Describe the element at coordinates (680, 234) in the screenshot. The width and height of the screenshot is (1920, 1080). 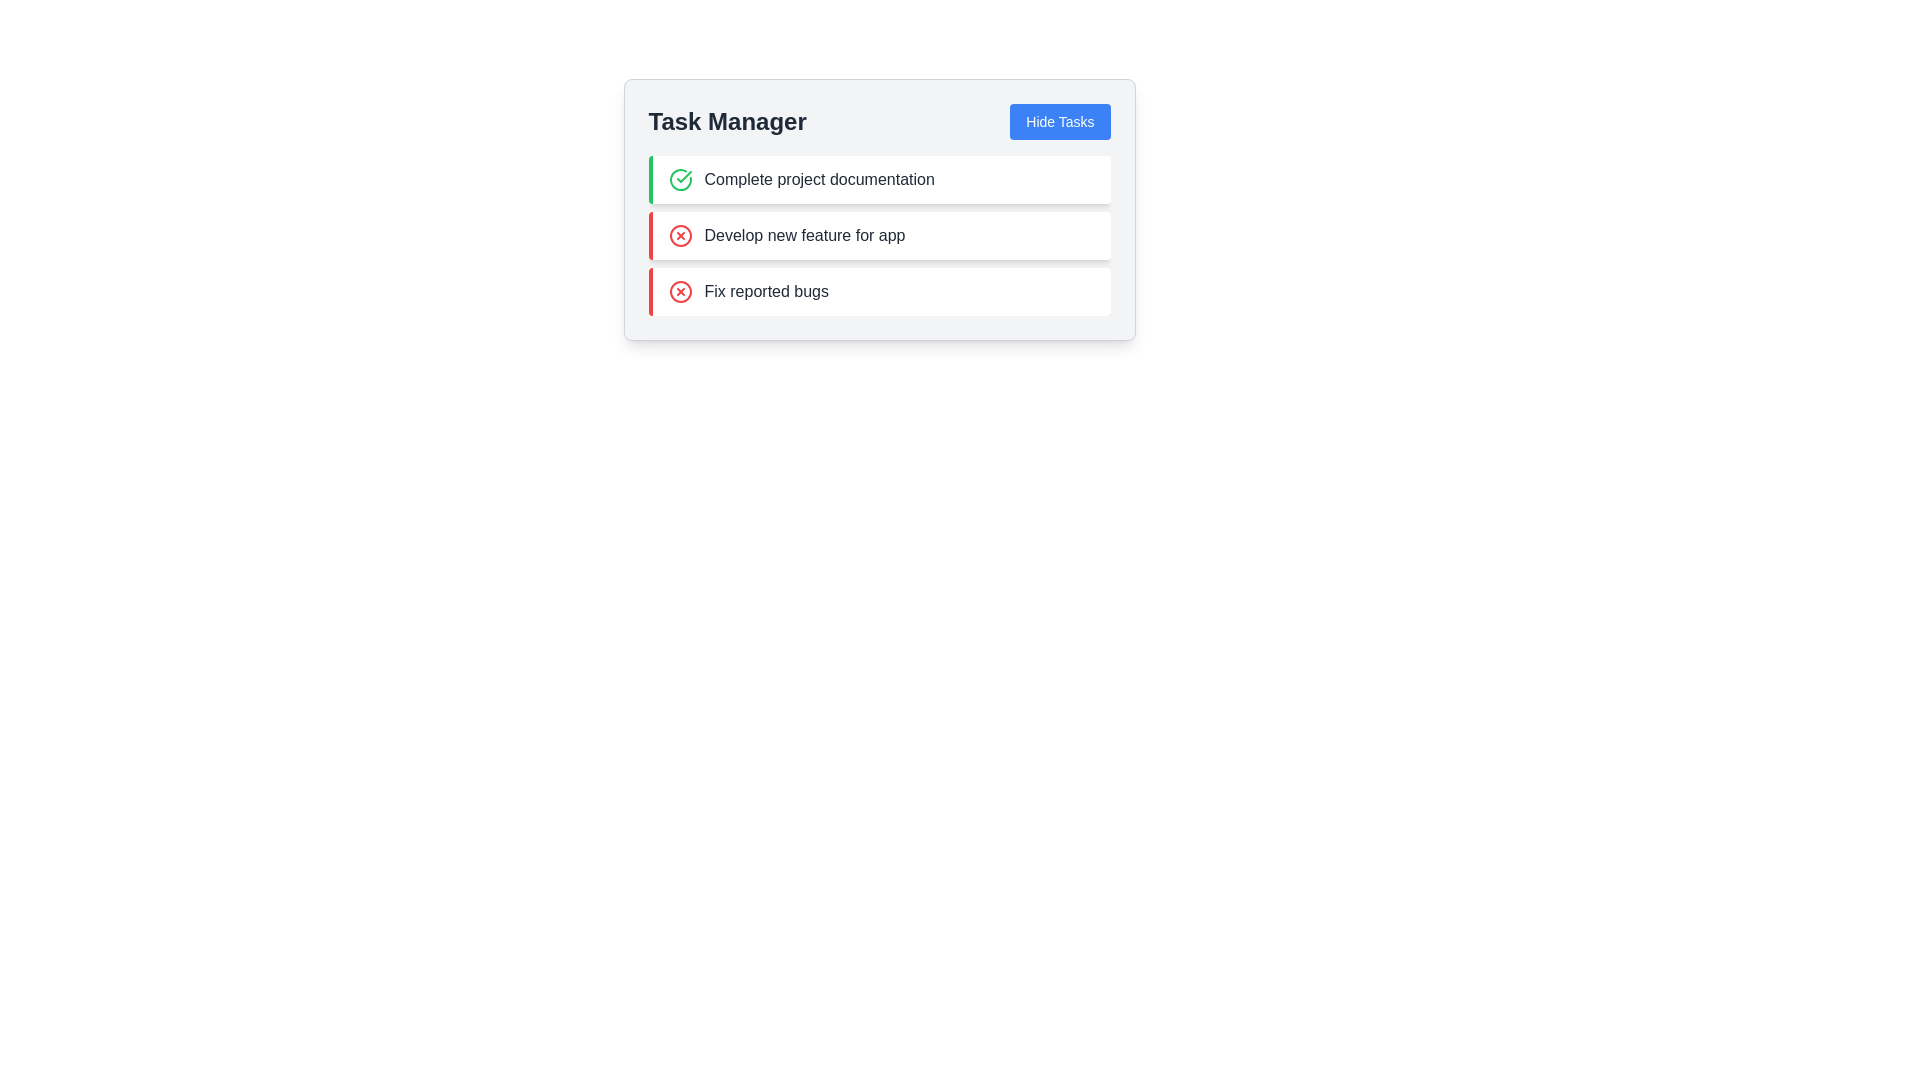
I see `the graphical representation of the red circular 'X' icon indicating an error in the 'Develop new feature for app' row` at that location.